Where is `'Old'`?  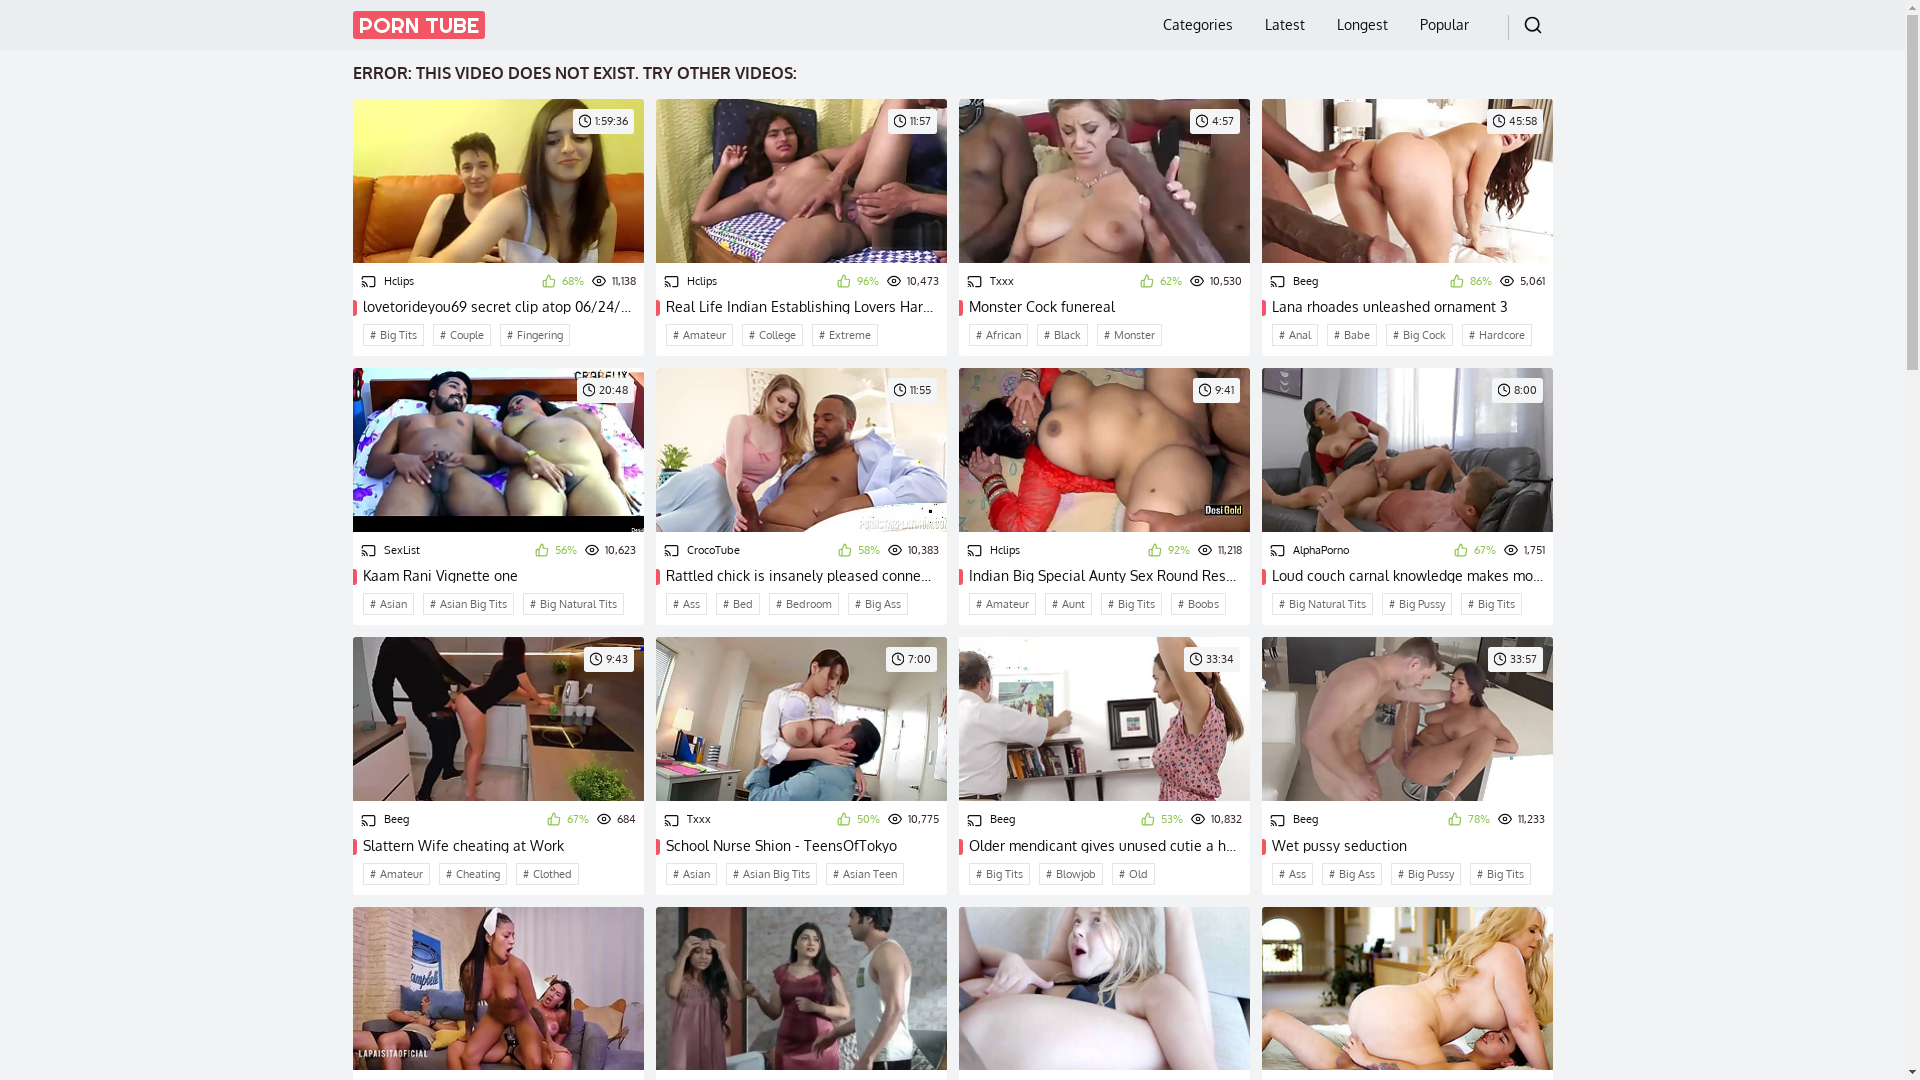 'Old' is located at coordinates (1133, 873).